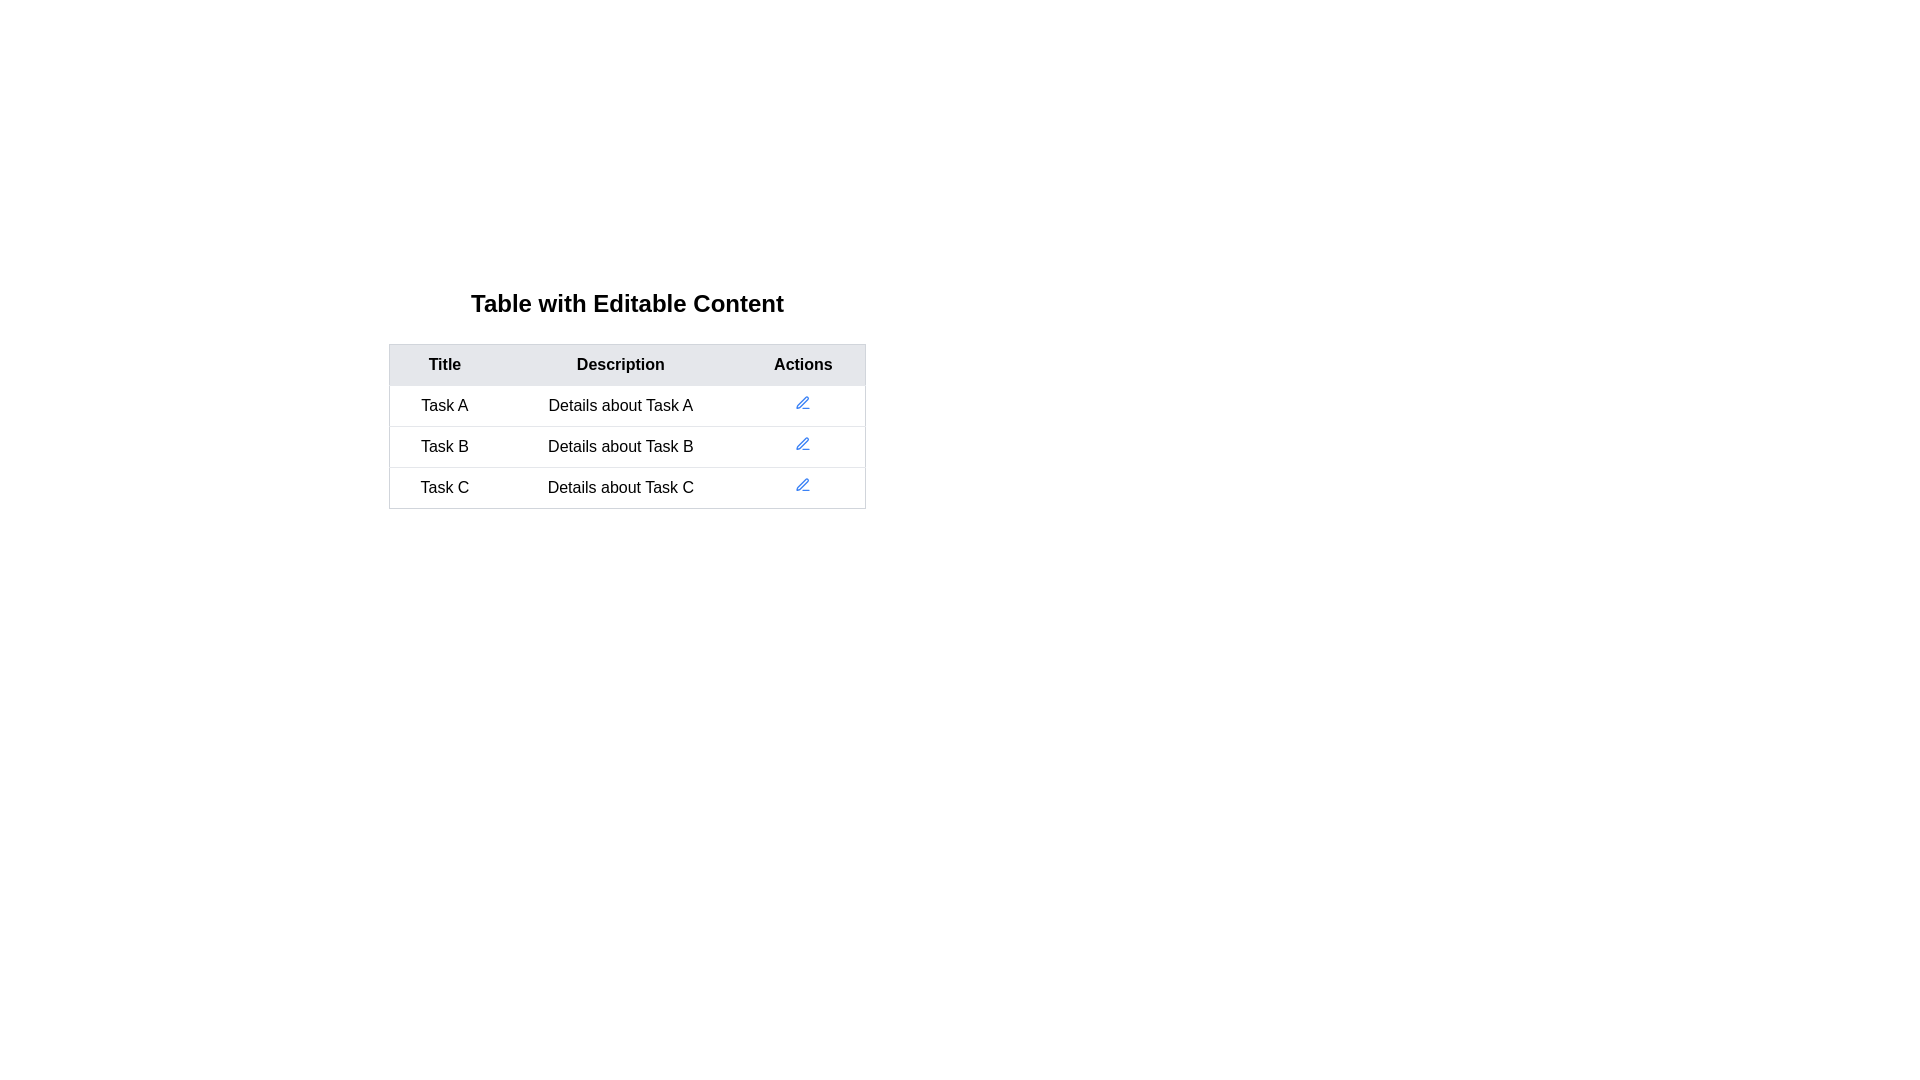  What do you see at coordinates (803, 365) in the screenshot?
I see `the table header cell labeled 'Actions', which is the third column in the header row with a light gray background` at bounding box center [803, 365].